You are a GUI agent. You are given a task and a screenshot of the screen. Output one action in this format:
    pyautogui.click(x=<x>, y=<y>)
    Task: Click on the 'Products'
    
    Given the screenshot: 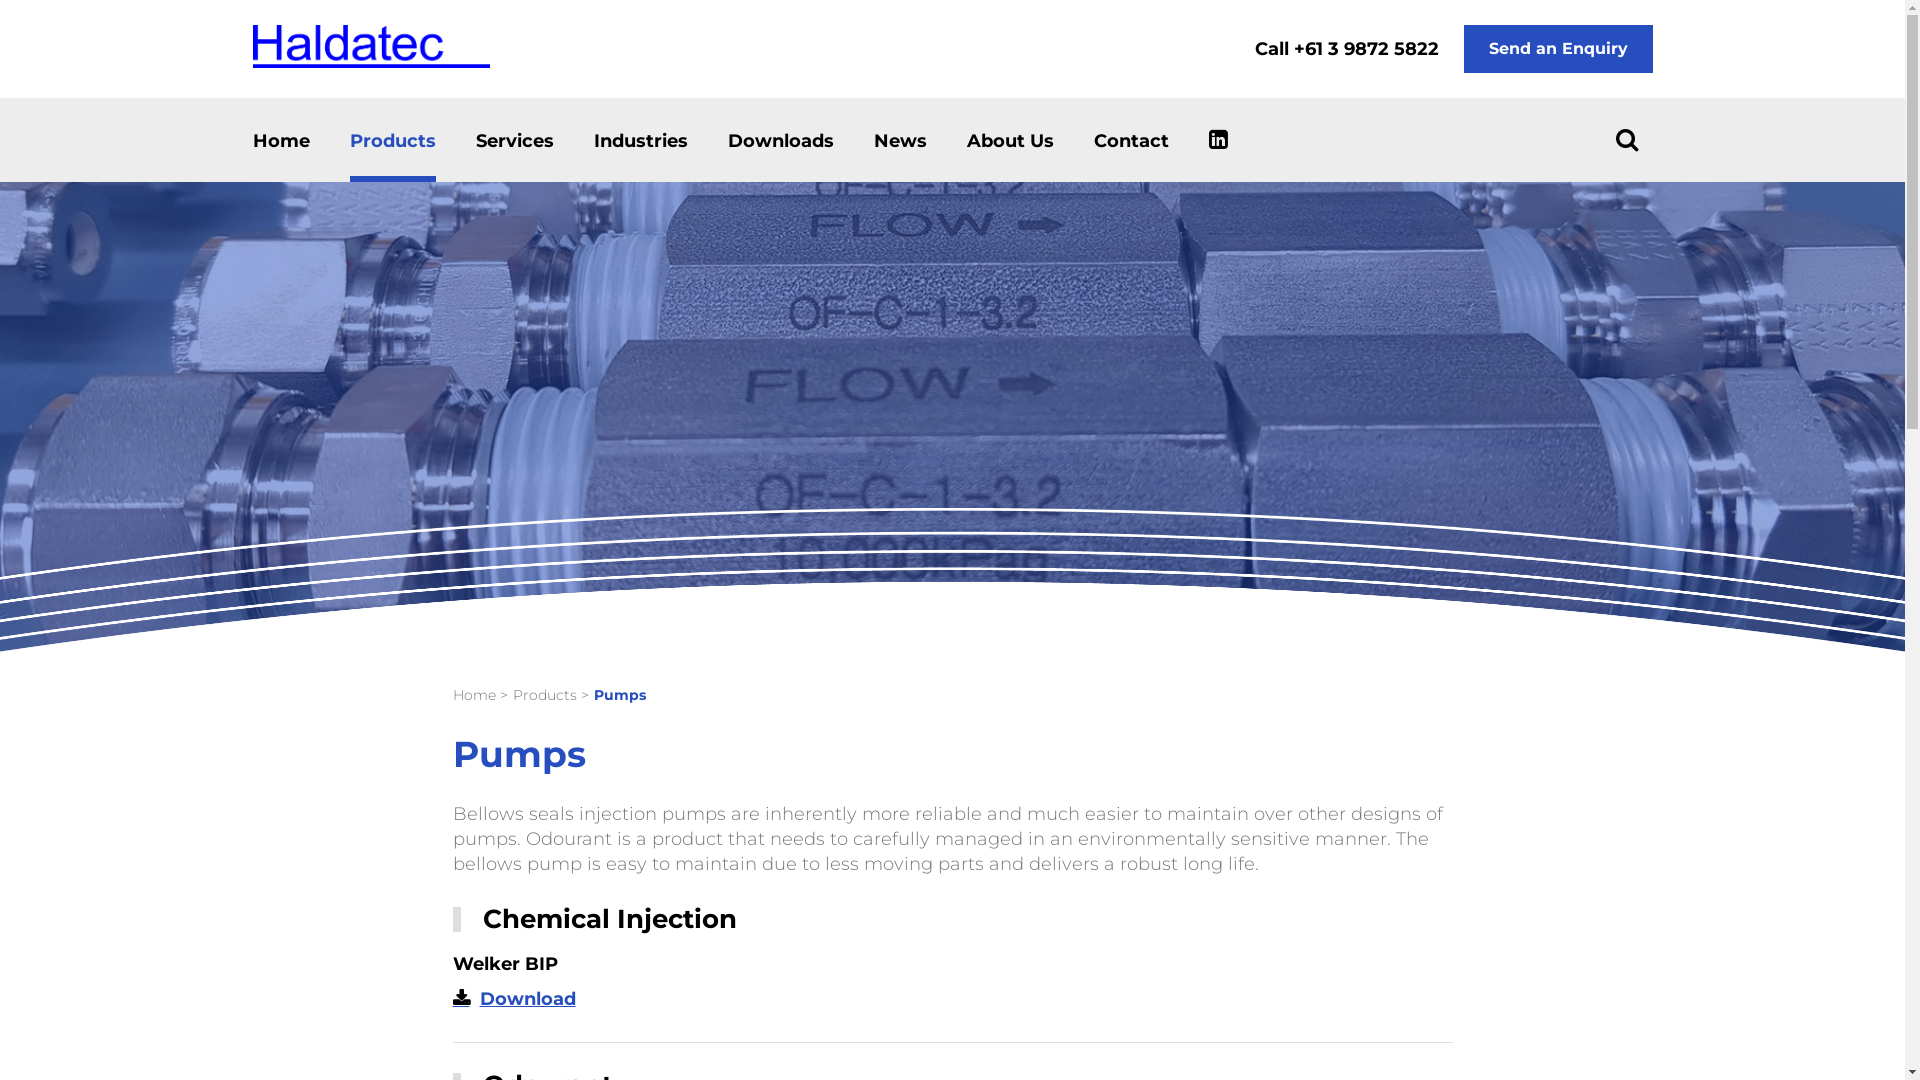 What is the action you would take?
    pyautogui.click(x=350, y=140)
    